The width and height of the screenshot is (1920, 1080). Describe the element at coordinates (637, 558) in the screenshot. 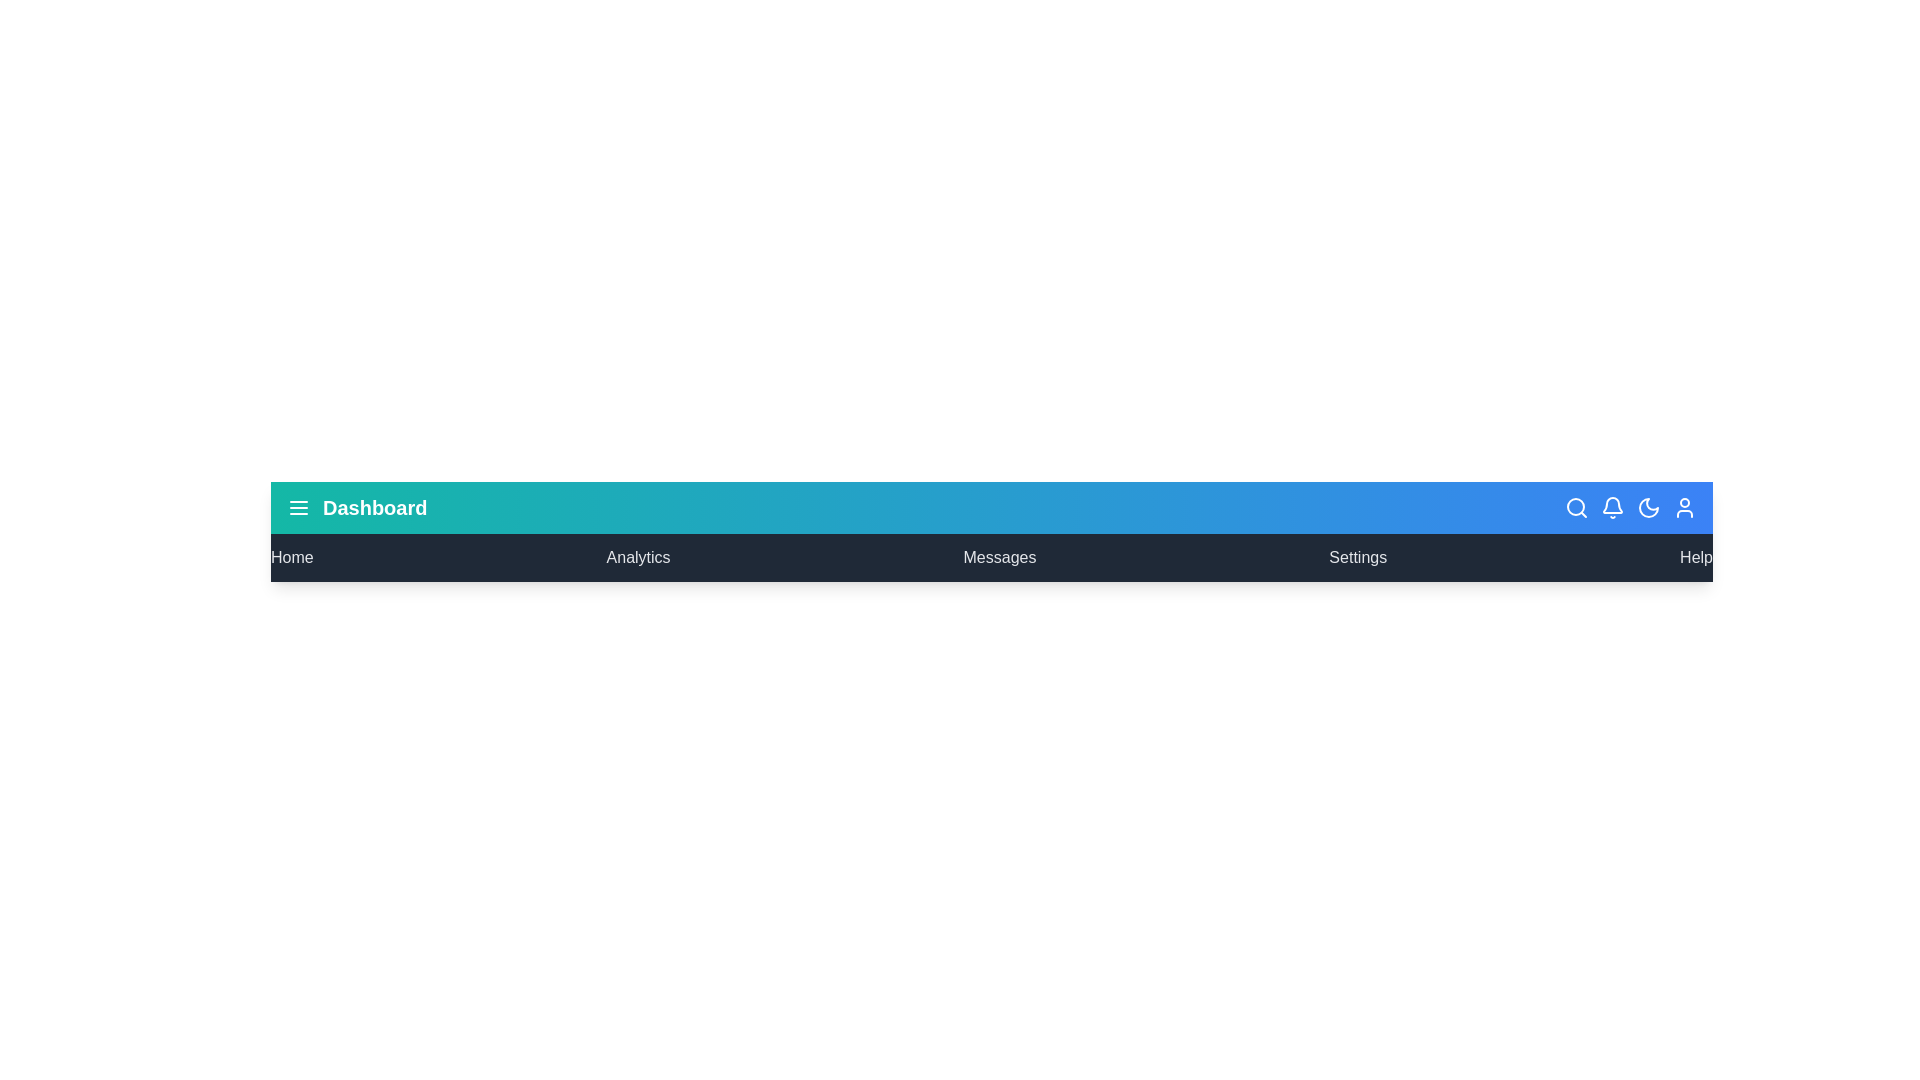

I see `the menu item Analytics to navigate to the respective section` at that location.